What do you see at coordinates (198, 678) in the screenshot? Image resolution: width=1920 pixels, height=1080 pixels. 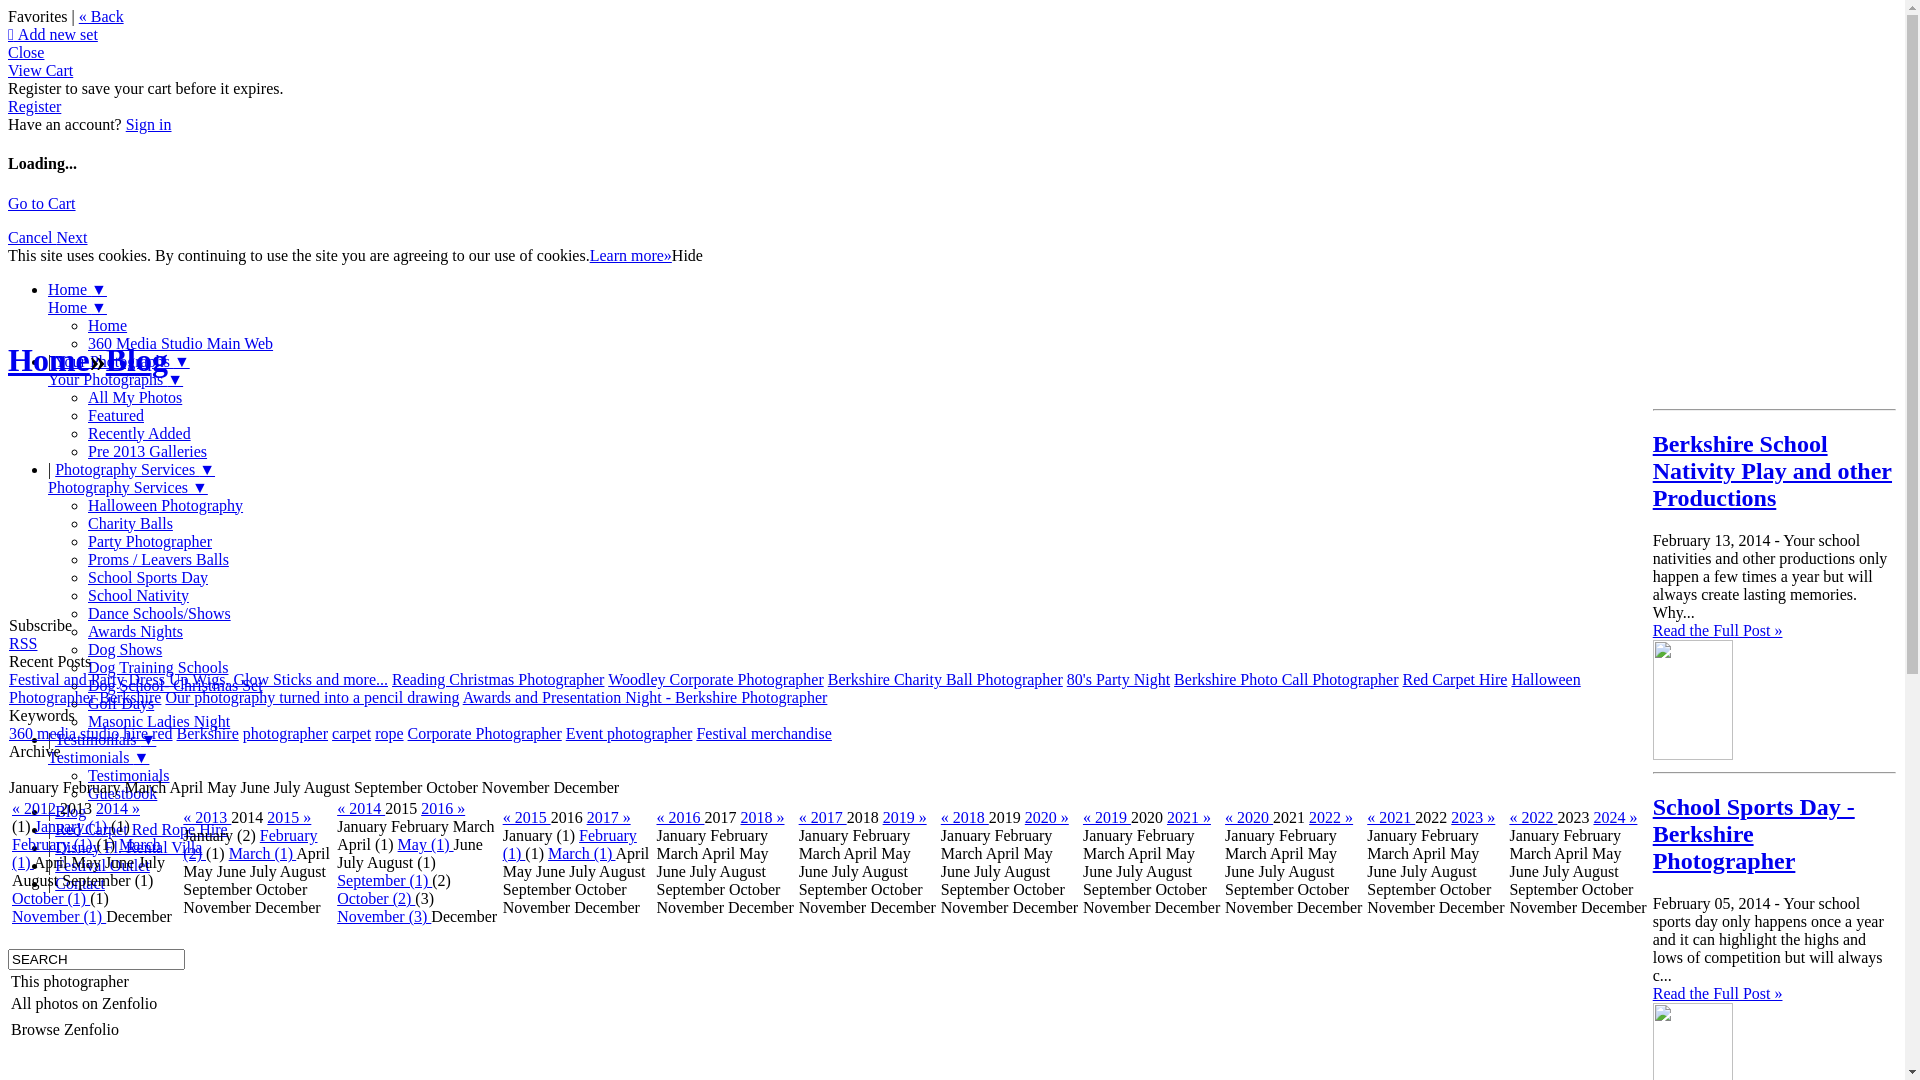 I see `'Festival and Party Dress Up Wigs, Glow Sticks and more...'` at bounding box center [198, 678].